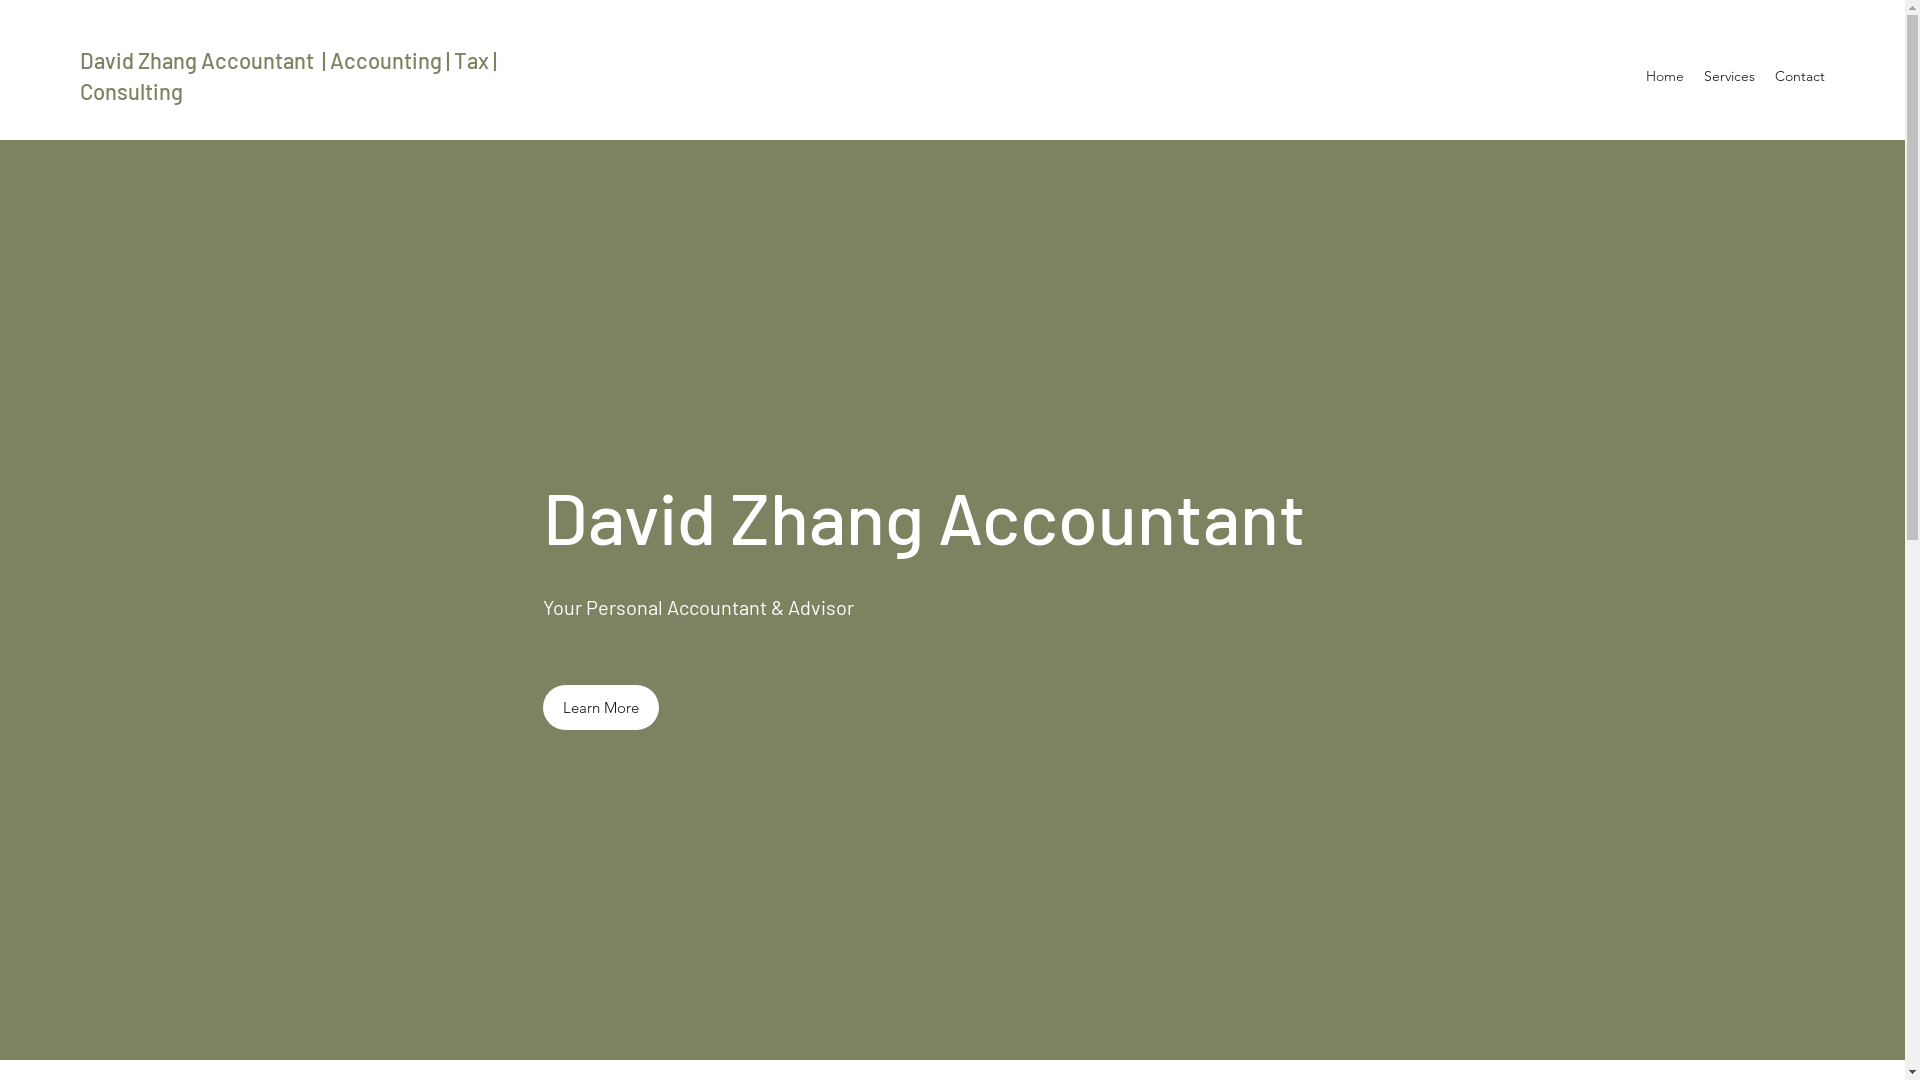  Describe the element at coordinates (1636, 75) in the screenshot. I see `'Home'` at that location.